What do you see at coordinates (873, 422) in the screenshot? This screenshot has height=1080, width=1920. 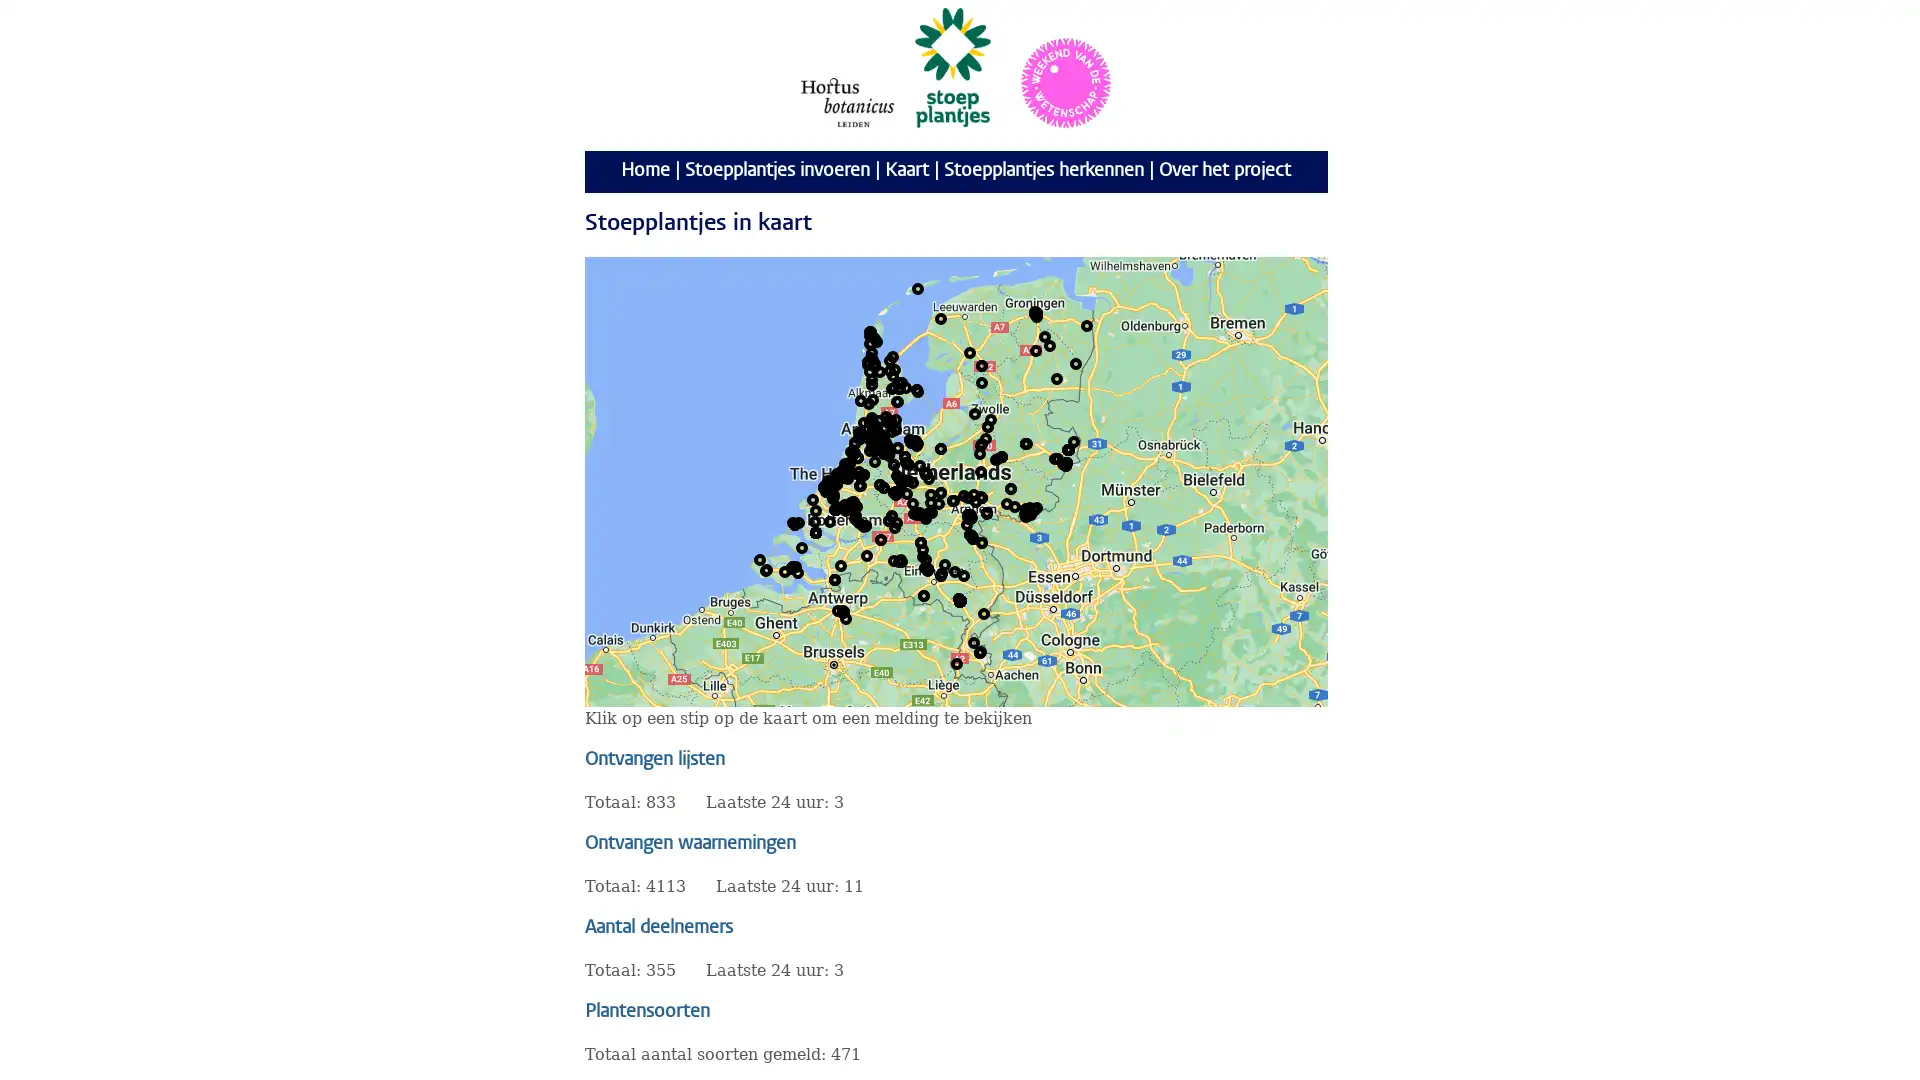 I see `Telling van Hortusfrak op 08 oktober 2021` at bounding box center [873, 422].